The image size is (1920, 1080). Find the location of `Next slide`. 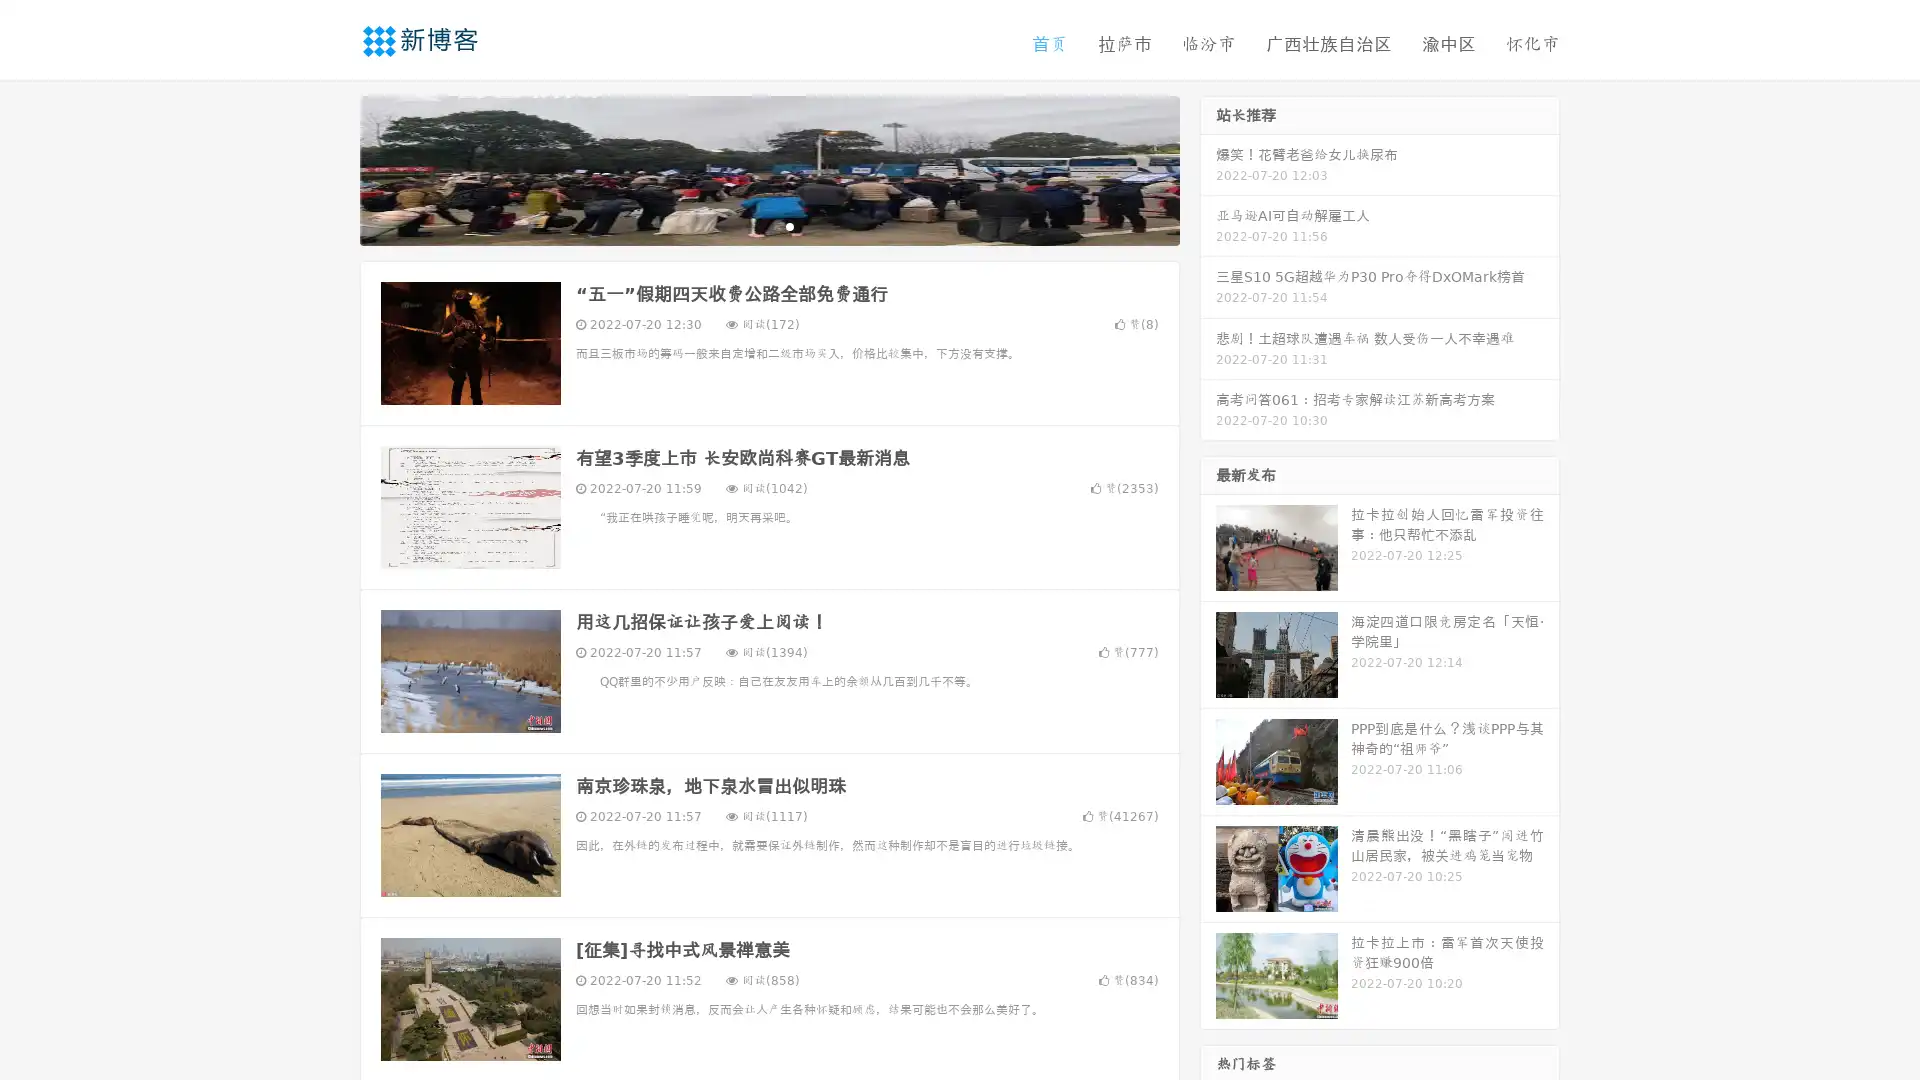

Next slide is located at coordinates (1208, 168).